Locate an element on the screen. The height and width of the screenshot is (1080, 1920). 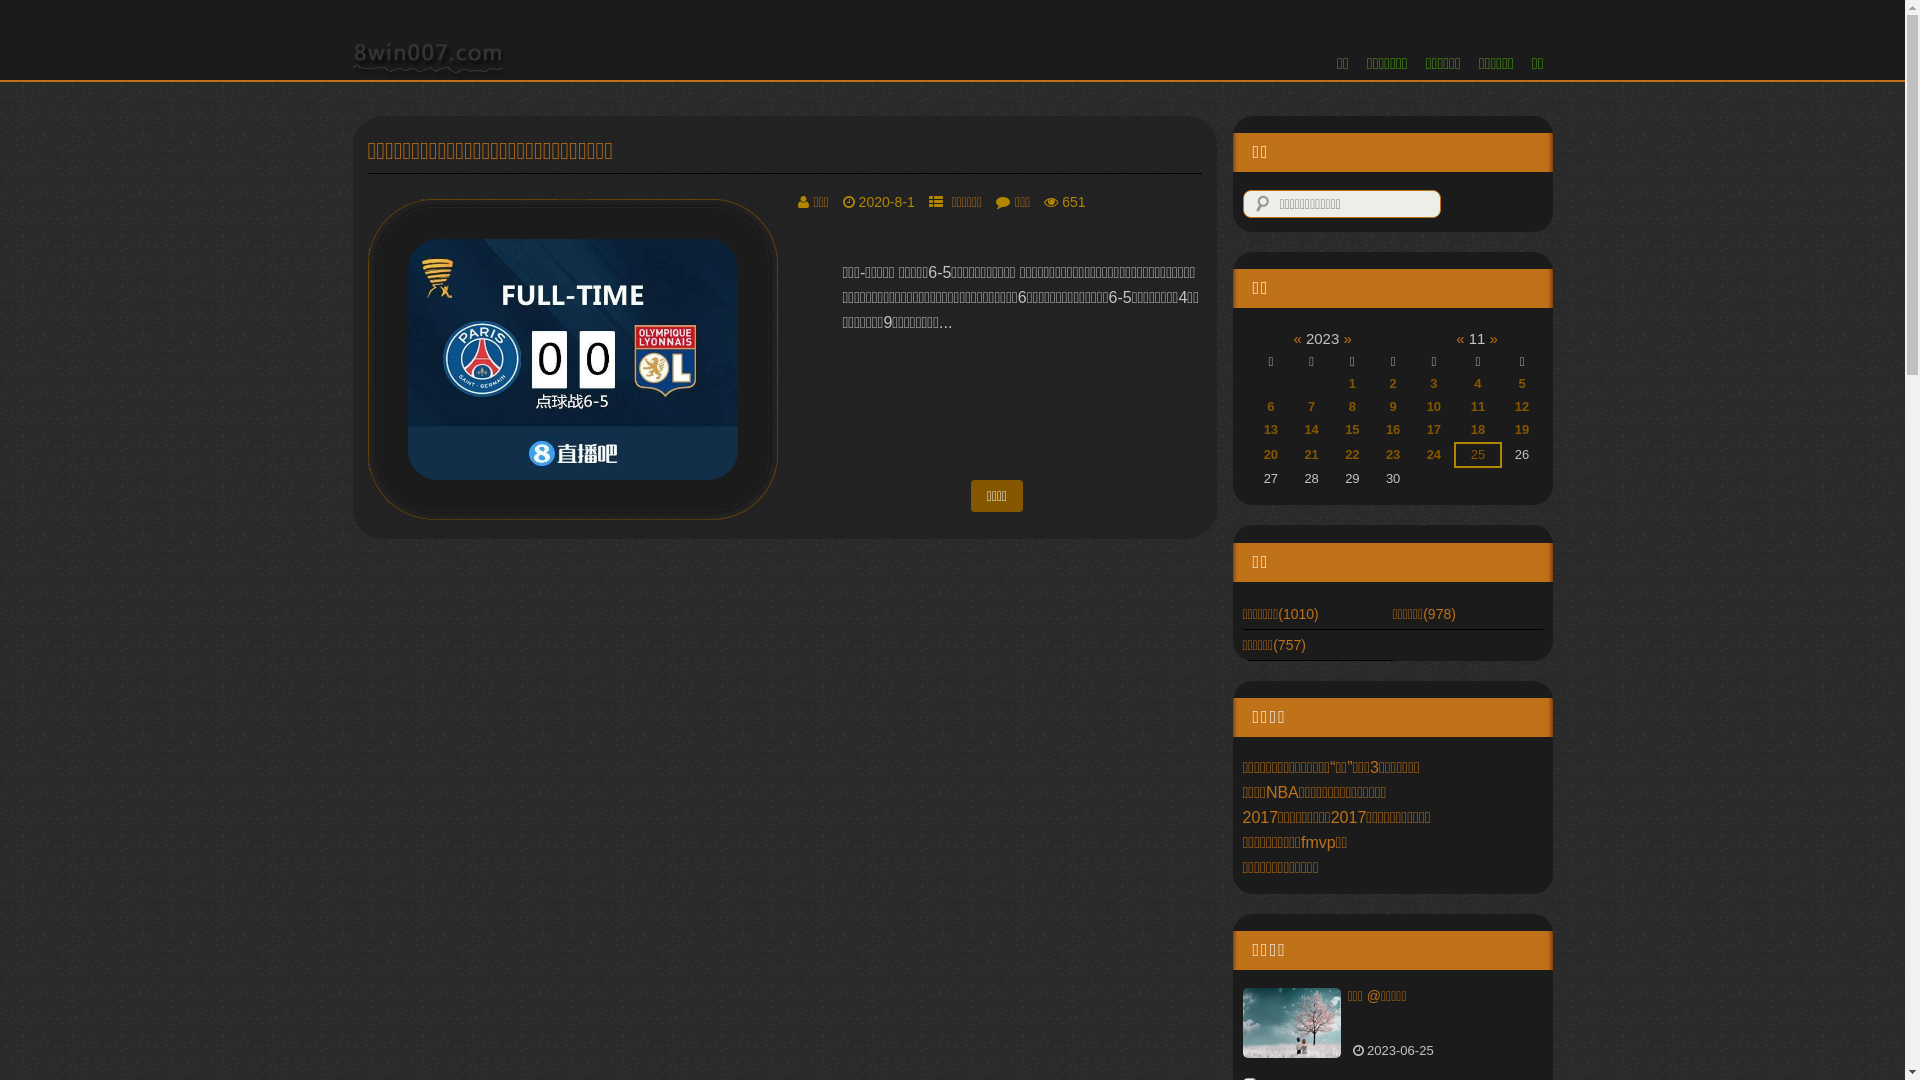
'17' is located at coordinates (1425, 428).